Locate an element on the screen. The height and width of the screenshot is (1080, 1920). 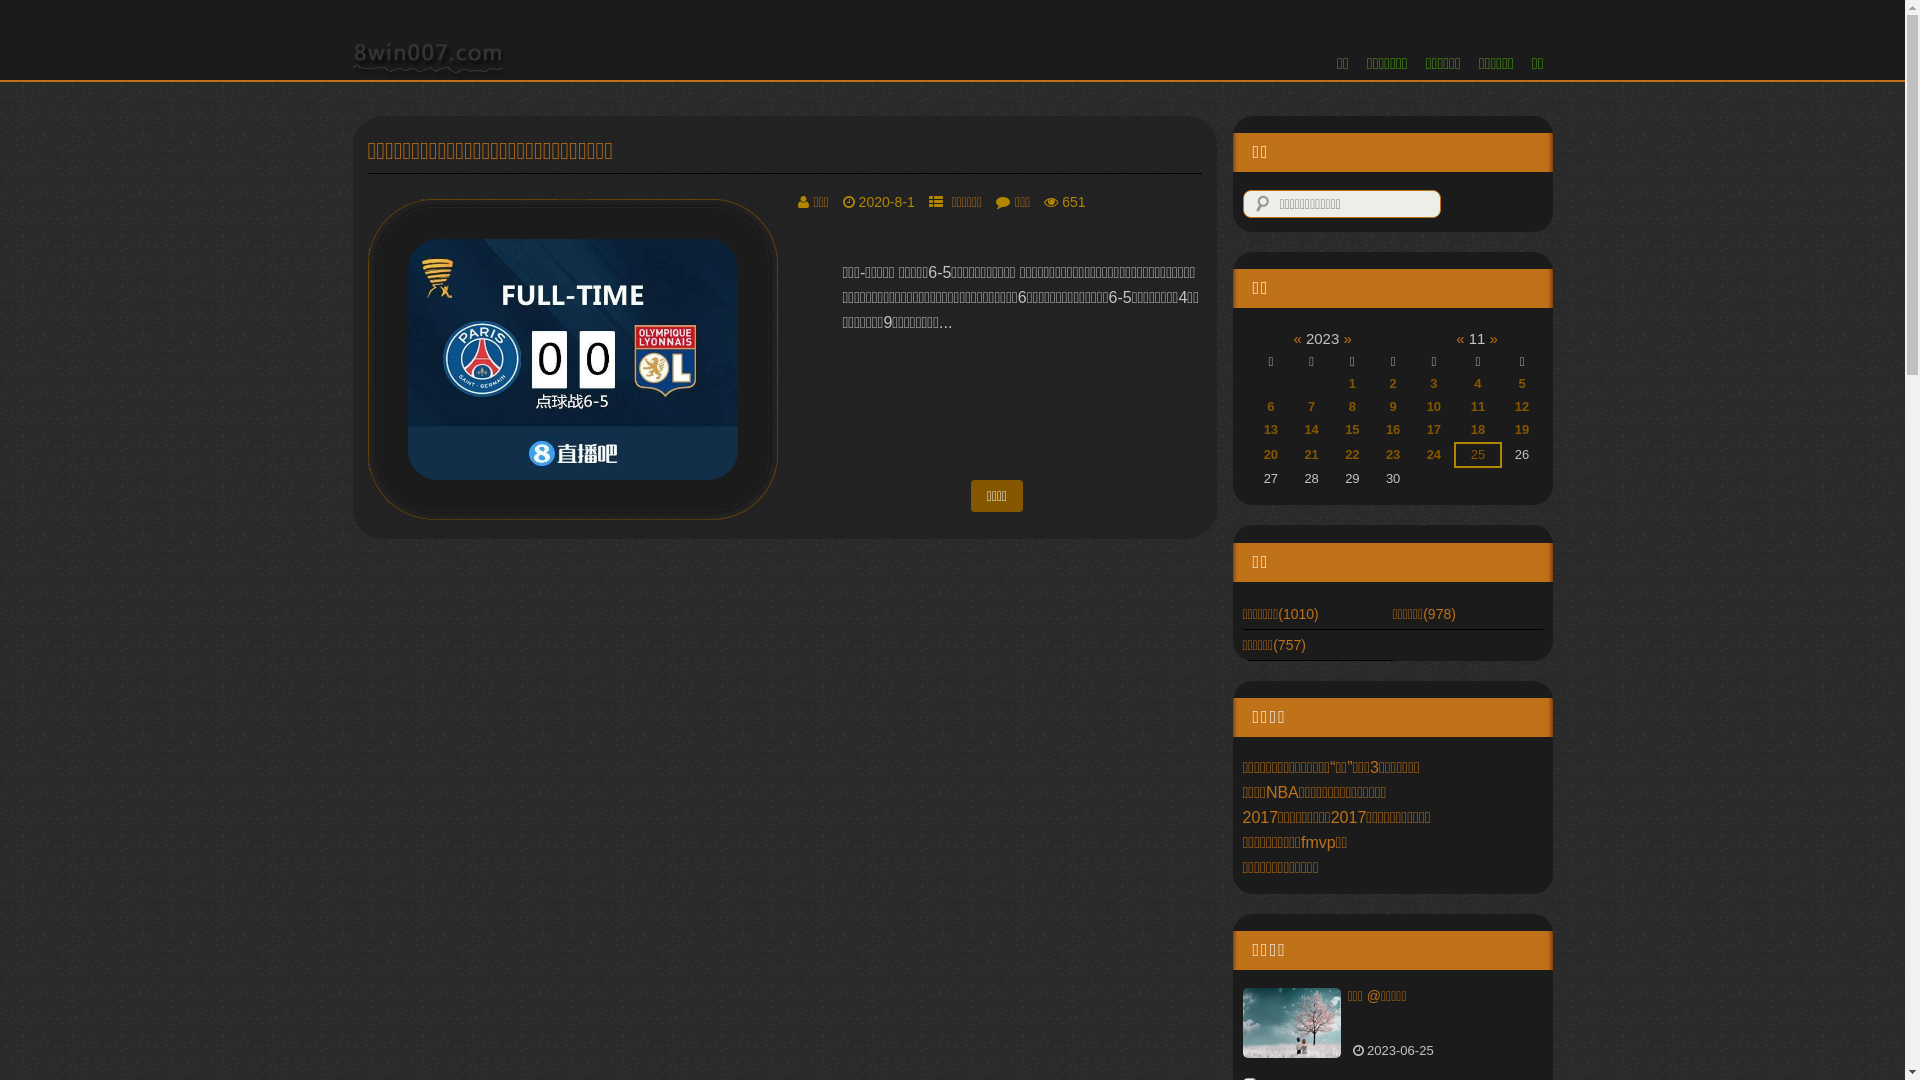
'17' is located at coordinates (1425, 428).